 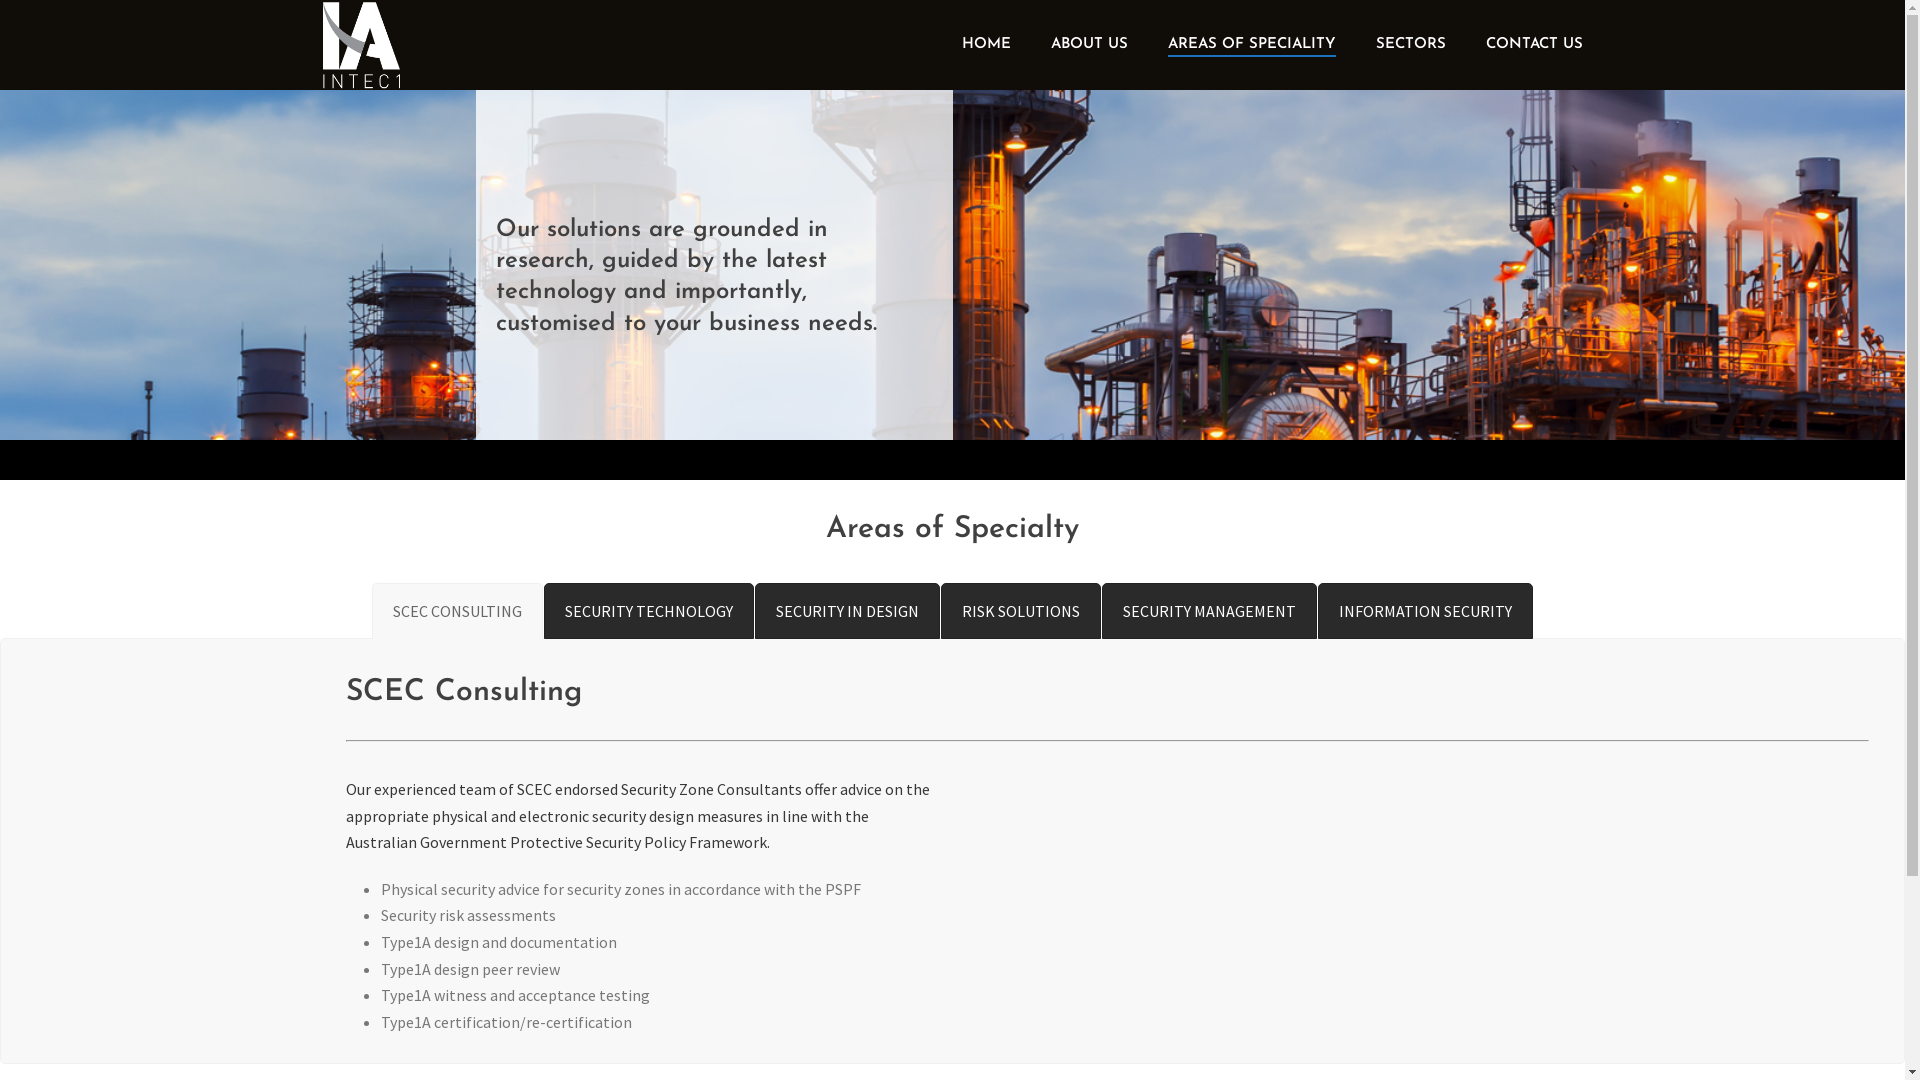 What do you see at coordinates (1424, 610) in the screenshot?
I see `'INFORMATION SECURITY'` at bounding box center [1424, 610].